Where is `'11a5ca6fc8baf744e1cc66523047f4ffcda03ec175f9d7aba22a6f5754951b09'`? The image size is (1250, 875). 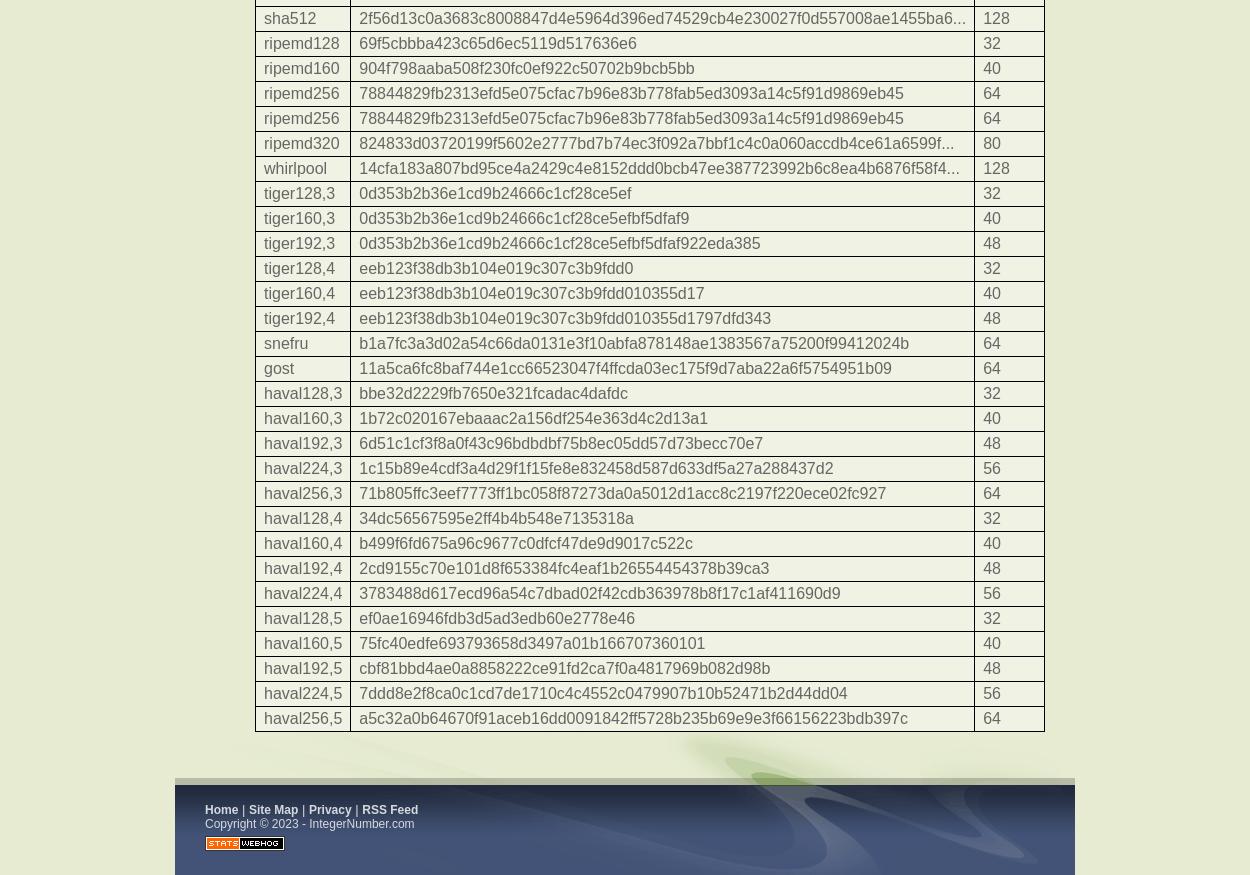
'11a5ca6fc8baf744e1cc66523047f4ffcda03ec175f9d7aba22a6f5754951b09' is located at coordinates (625, 368).